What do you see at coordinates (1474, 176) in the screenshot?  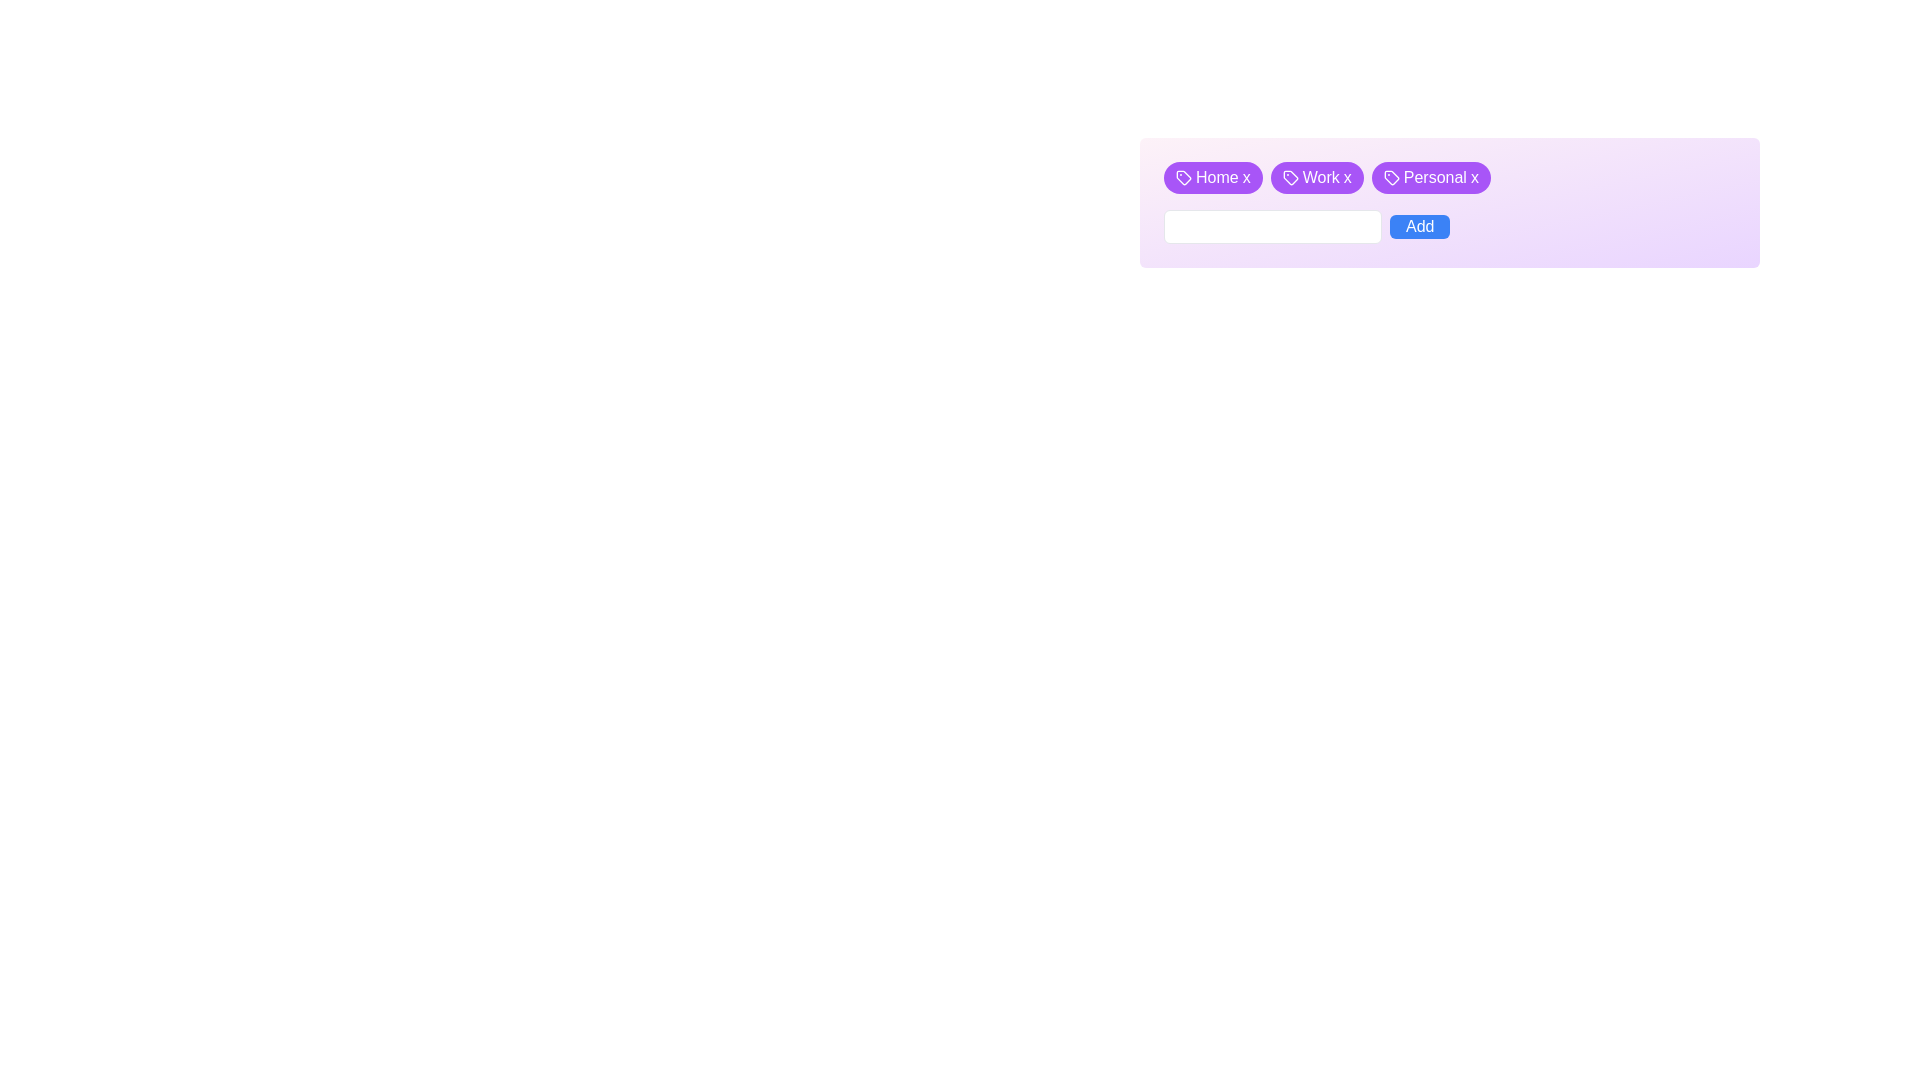 I see `the small 'x' button located at the right end of the 'Personal' tag to change its color to red` at bounding box center [1474, 176].